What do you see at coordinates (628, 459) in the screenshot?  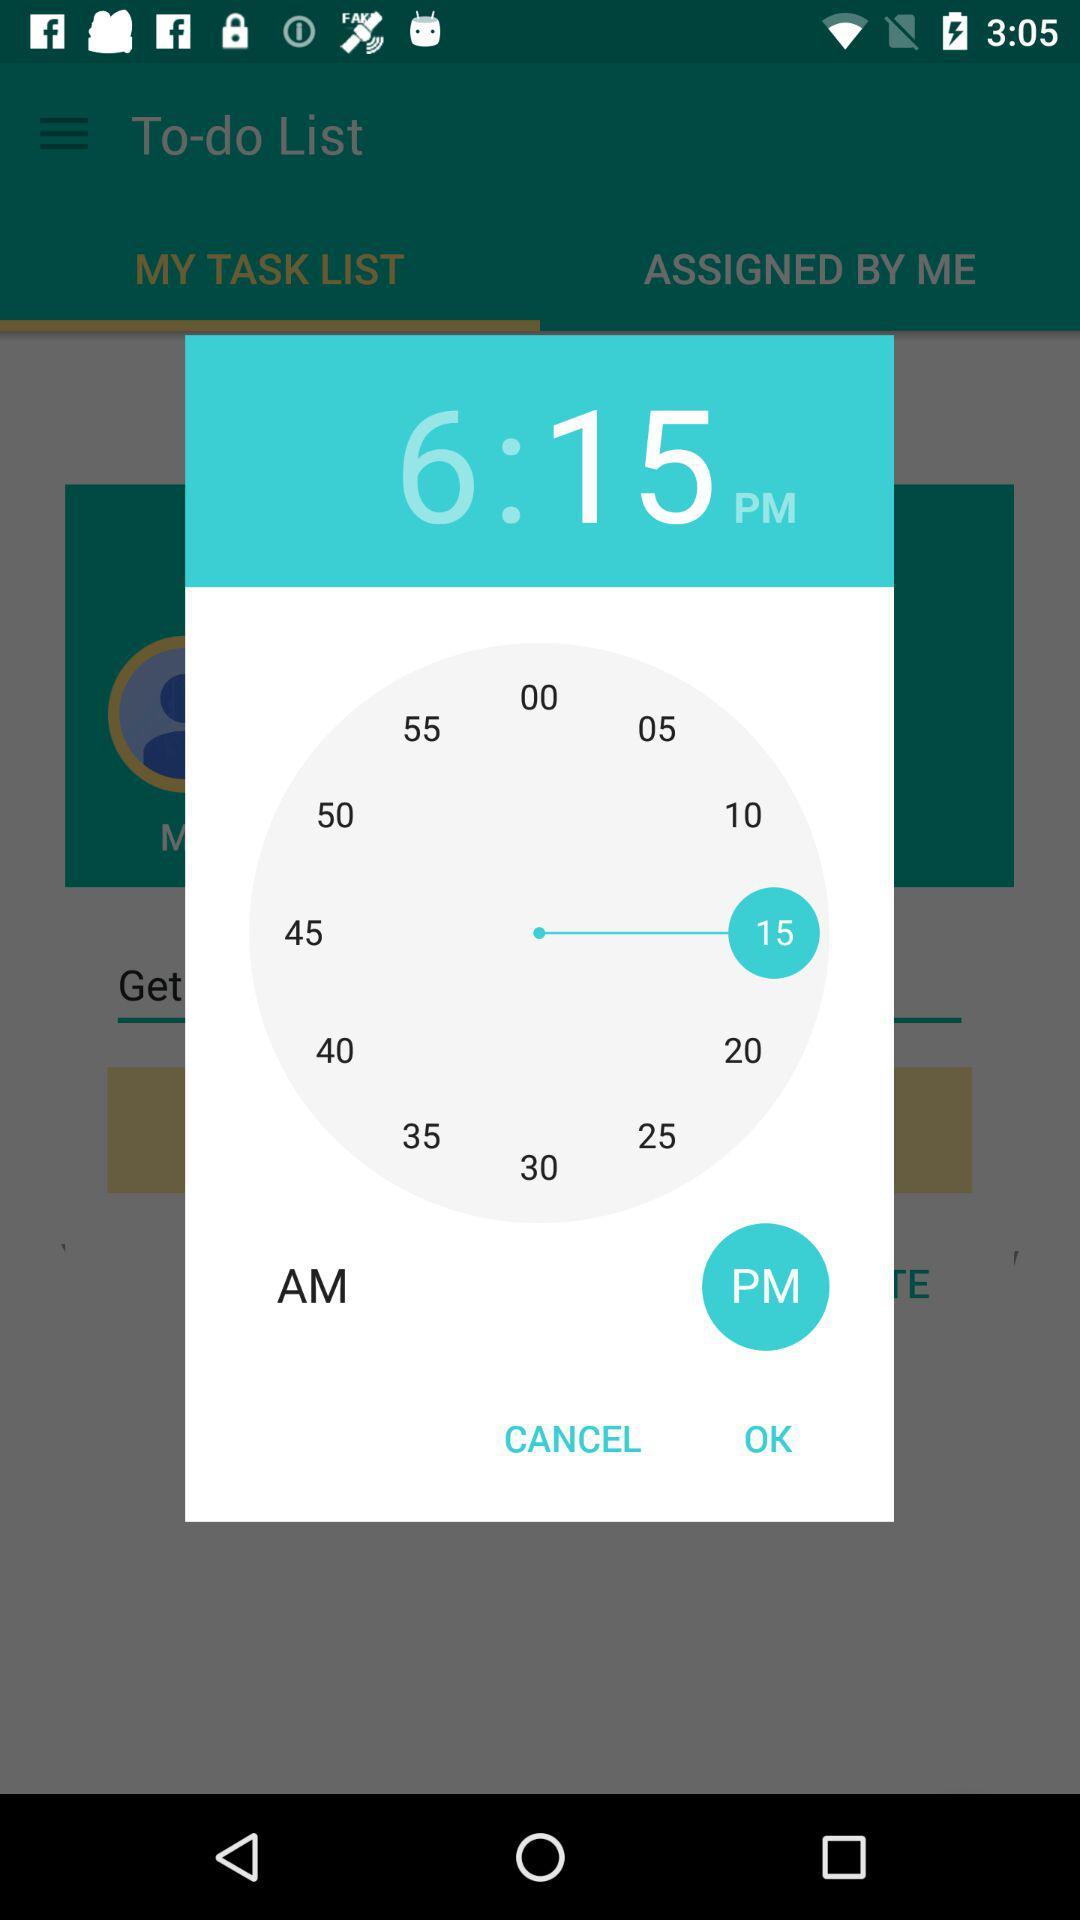 I see `item to the right of the :` at bounding box center [628, 459].